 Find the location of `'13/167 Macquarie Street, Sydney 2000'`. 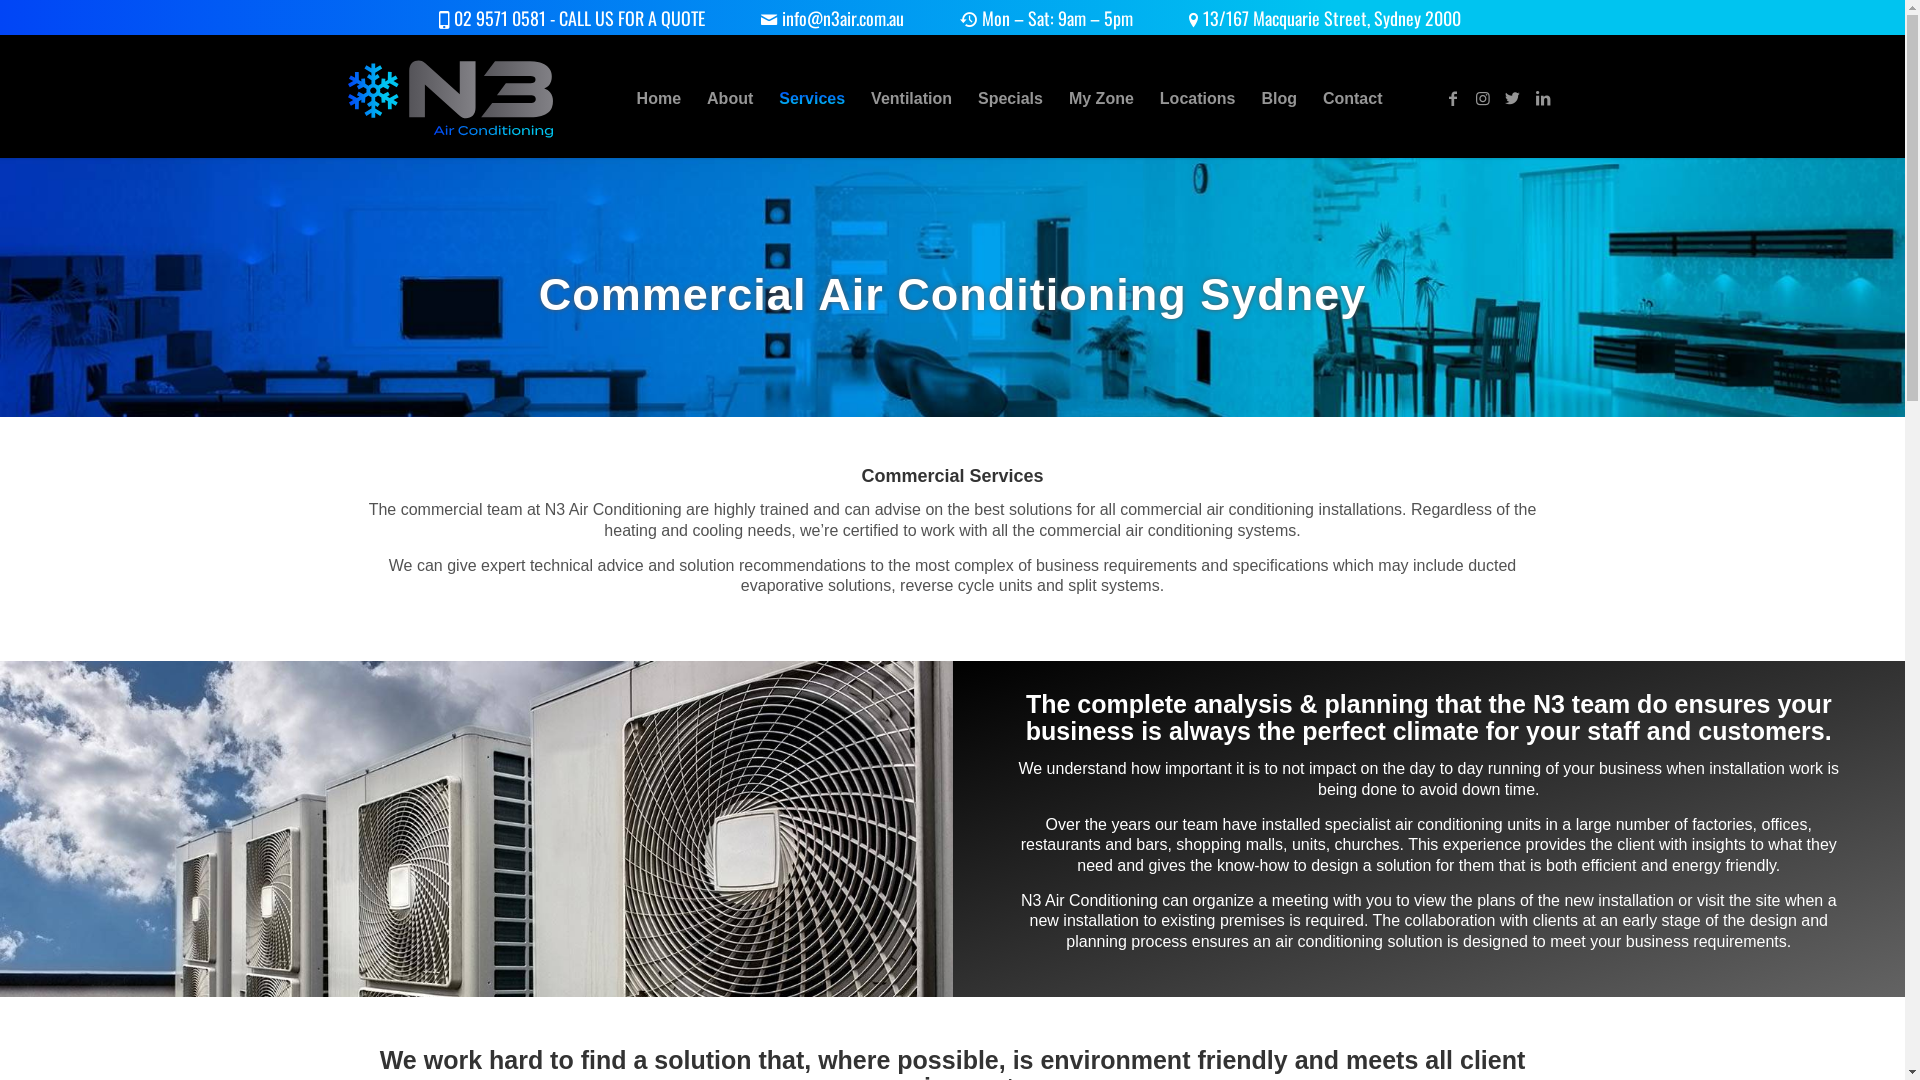

'13/167 Macquarie Street, Sydney 2000' is located at coordinates (1327, 19).